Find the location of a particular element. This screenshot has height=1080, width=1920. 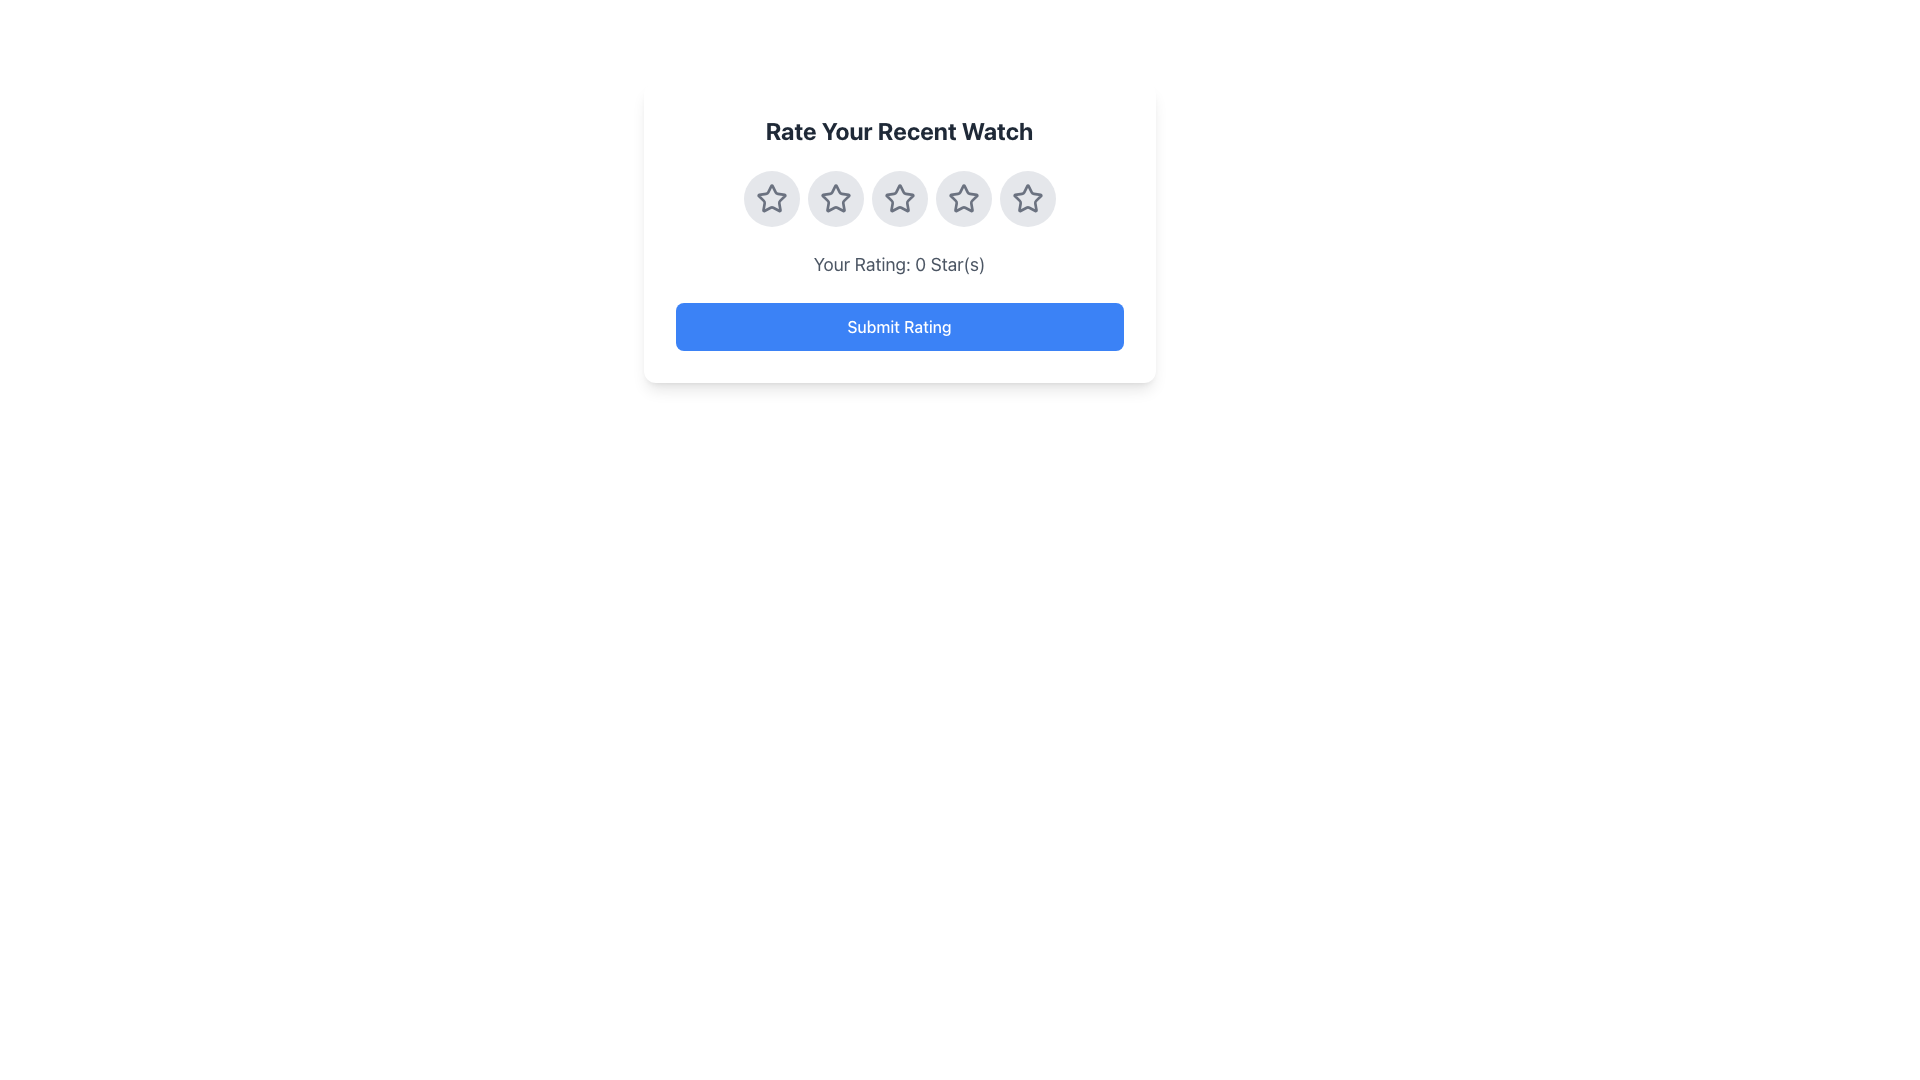

the first star icon in the 5-star rating scale is located at coordinates (770, 198).